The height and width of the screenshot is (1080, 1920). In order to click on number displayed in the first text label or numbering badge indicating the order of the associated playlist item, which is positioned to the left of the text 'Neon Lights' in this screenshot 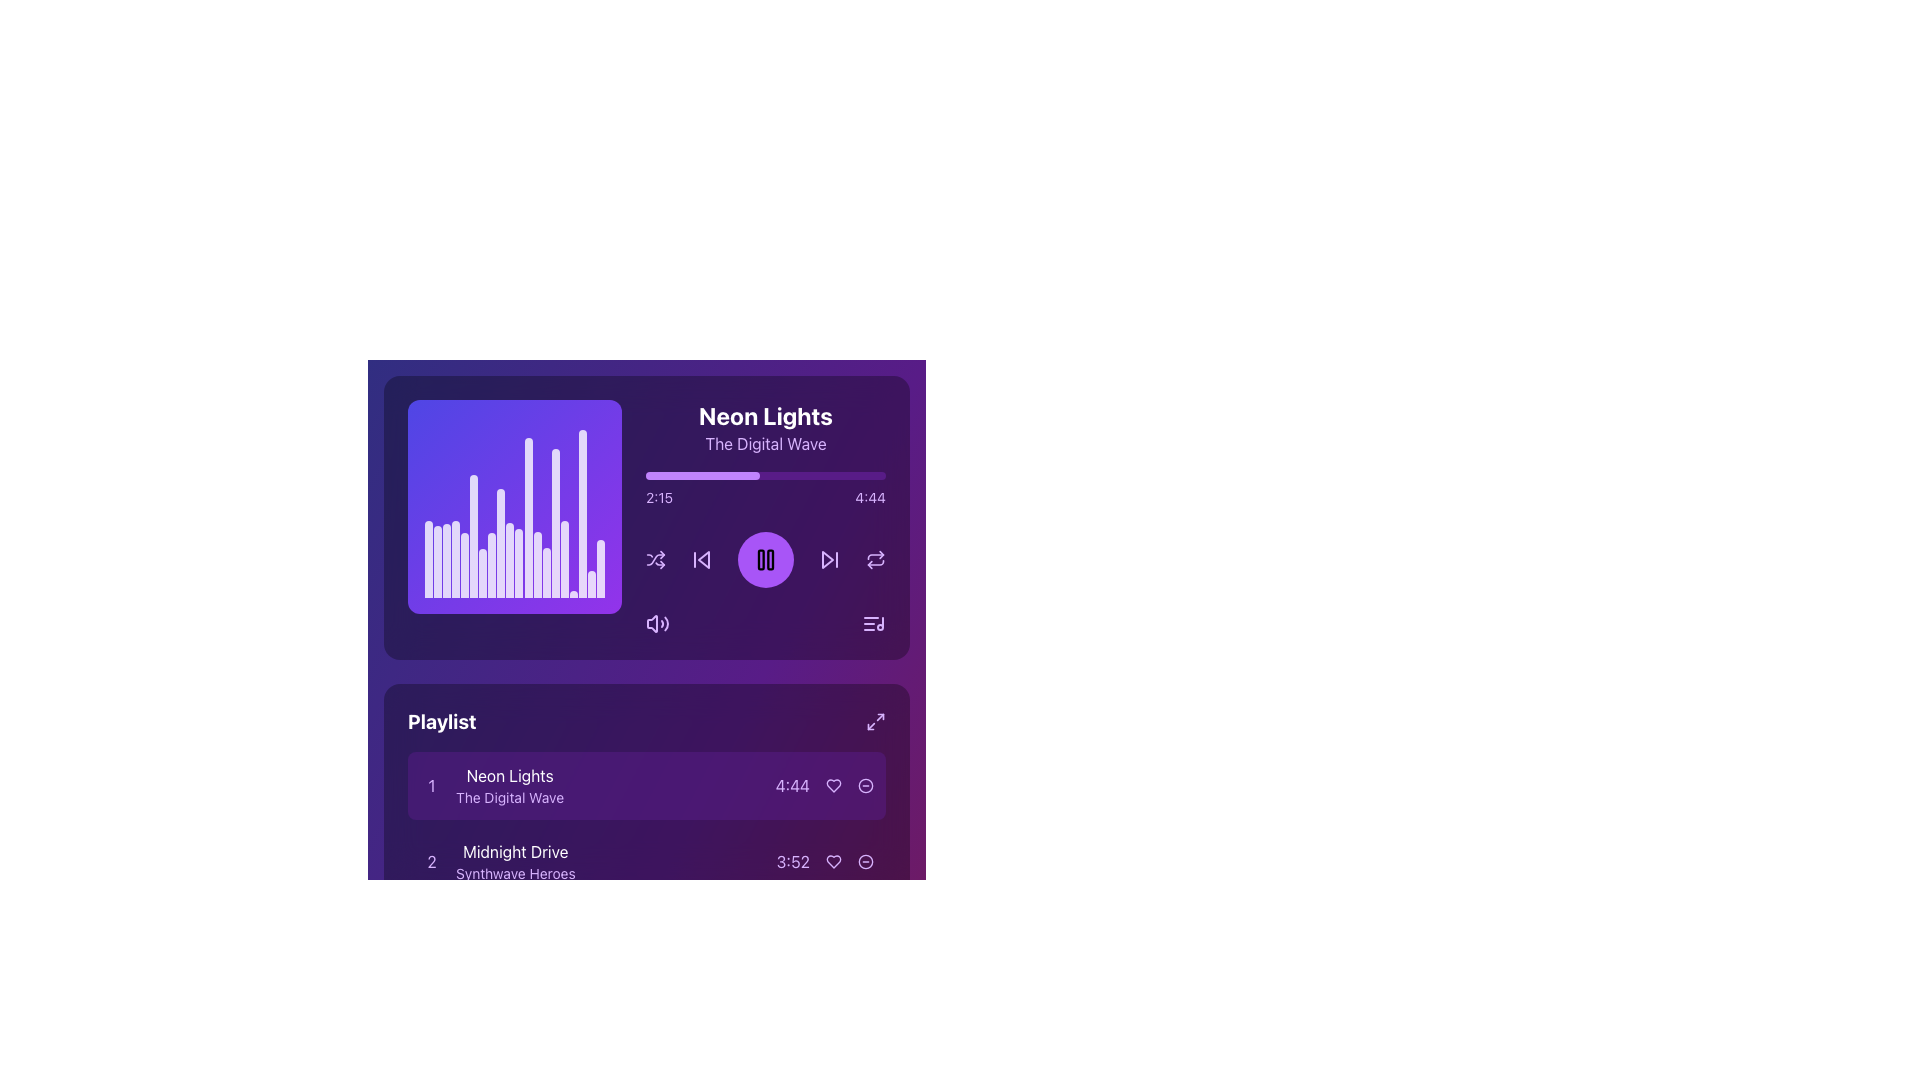, I will do `click(431, 785)`.